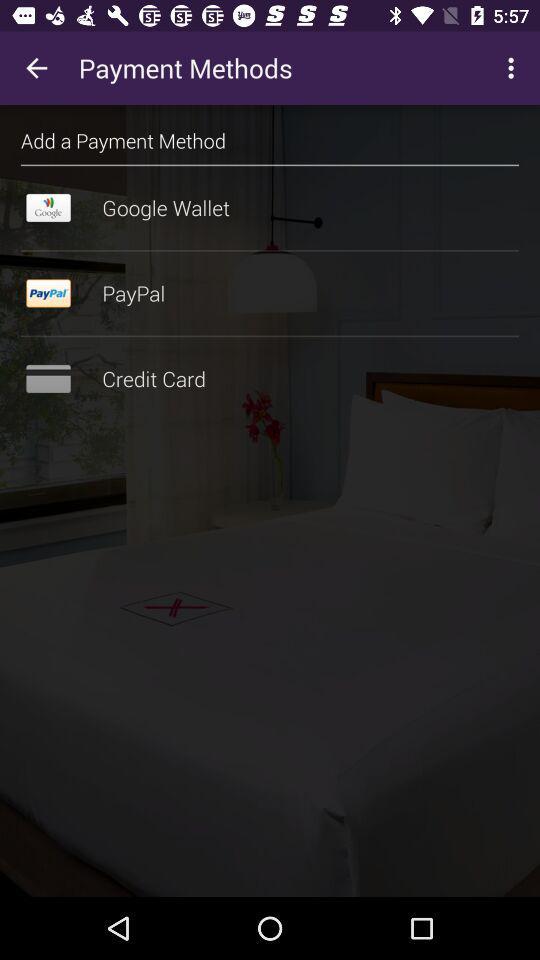  I want to click on the icon below paypal icon, so click(270, 336).